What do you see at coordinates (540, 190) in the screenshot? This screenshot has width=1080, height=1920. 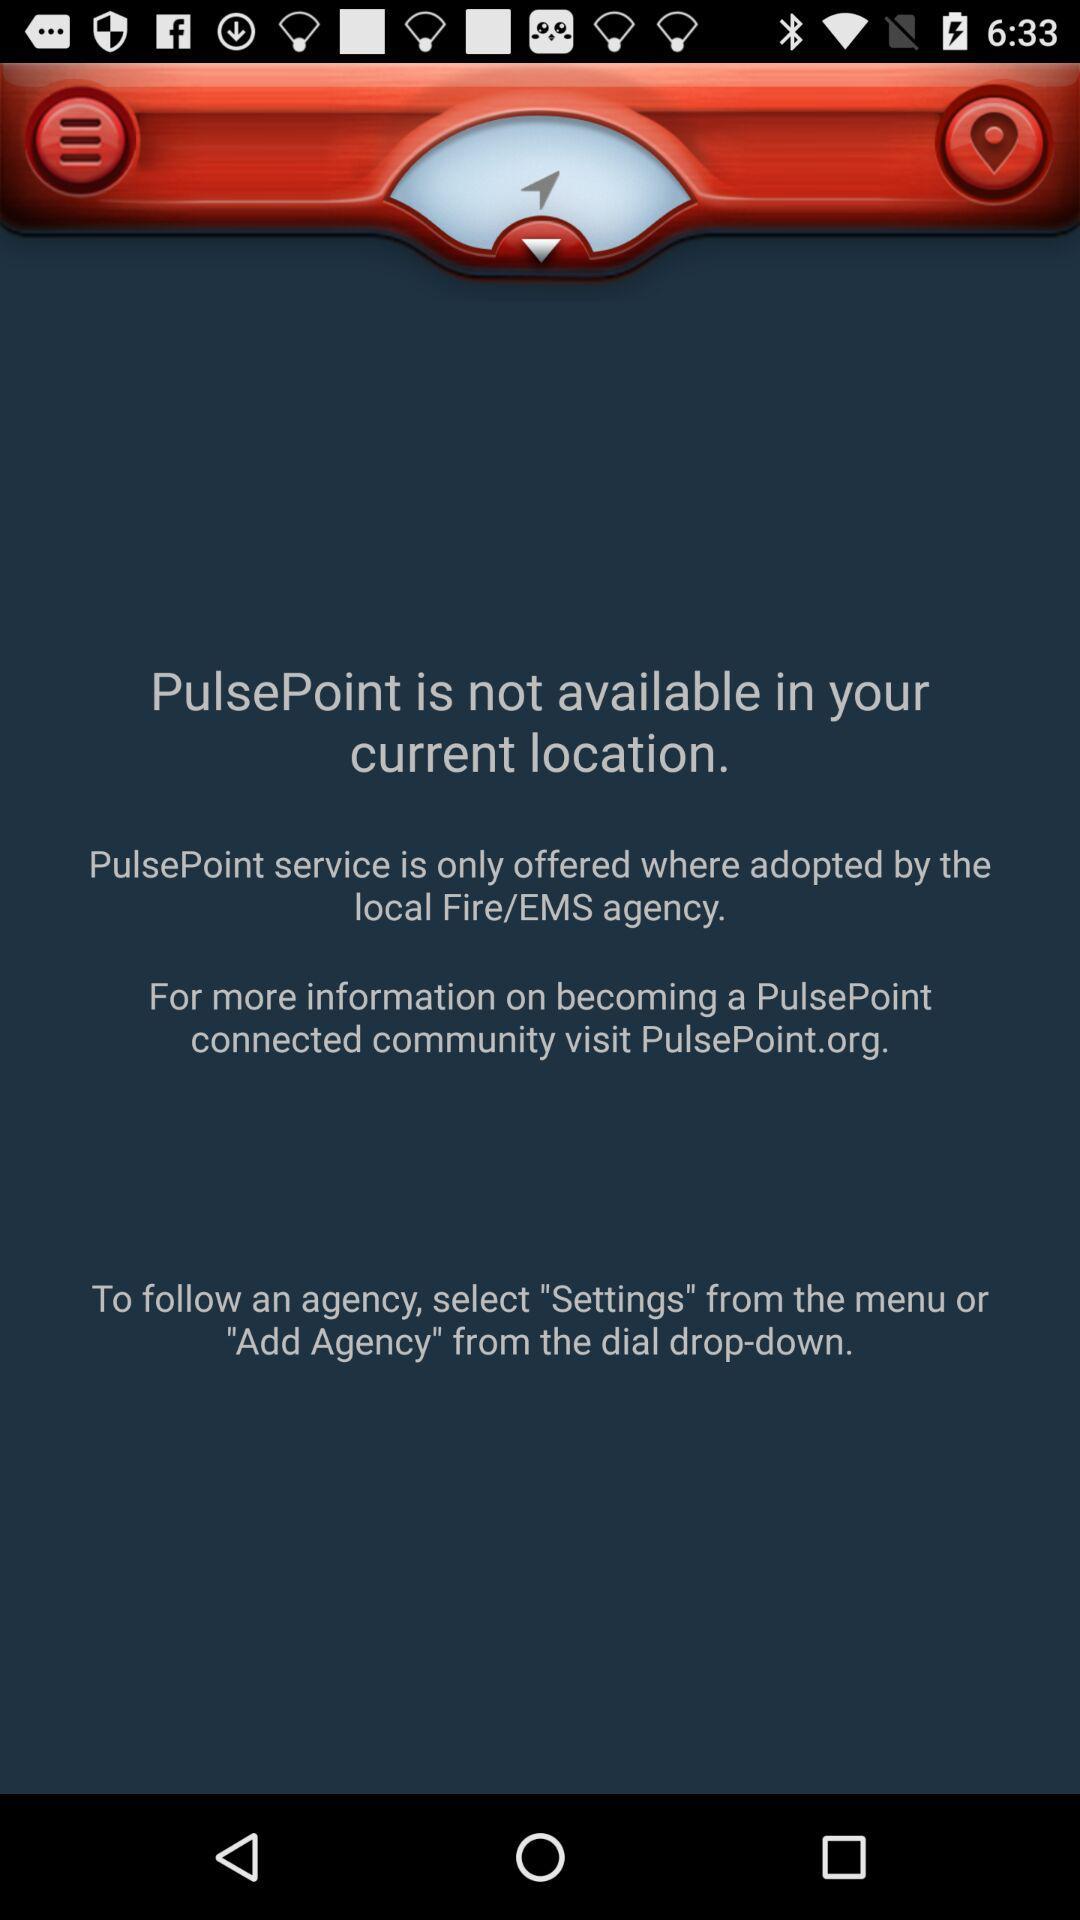 I see `the 2nd icon to the left of menu icon` at bounding box center [540, 190].